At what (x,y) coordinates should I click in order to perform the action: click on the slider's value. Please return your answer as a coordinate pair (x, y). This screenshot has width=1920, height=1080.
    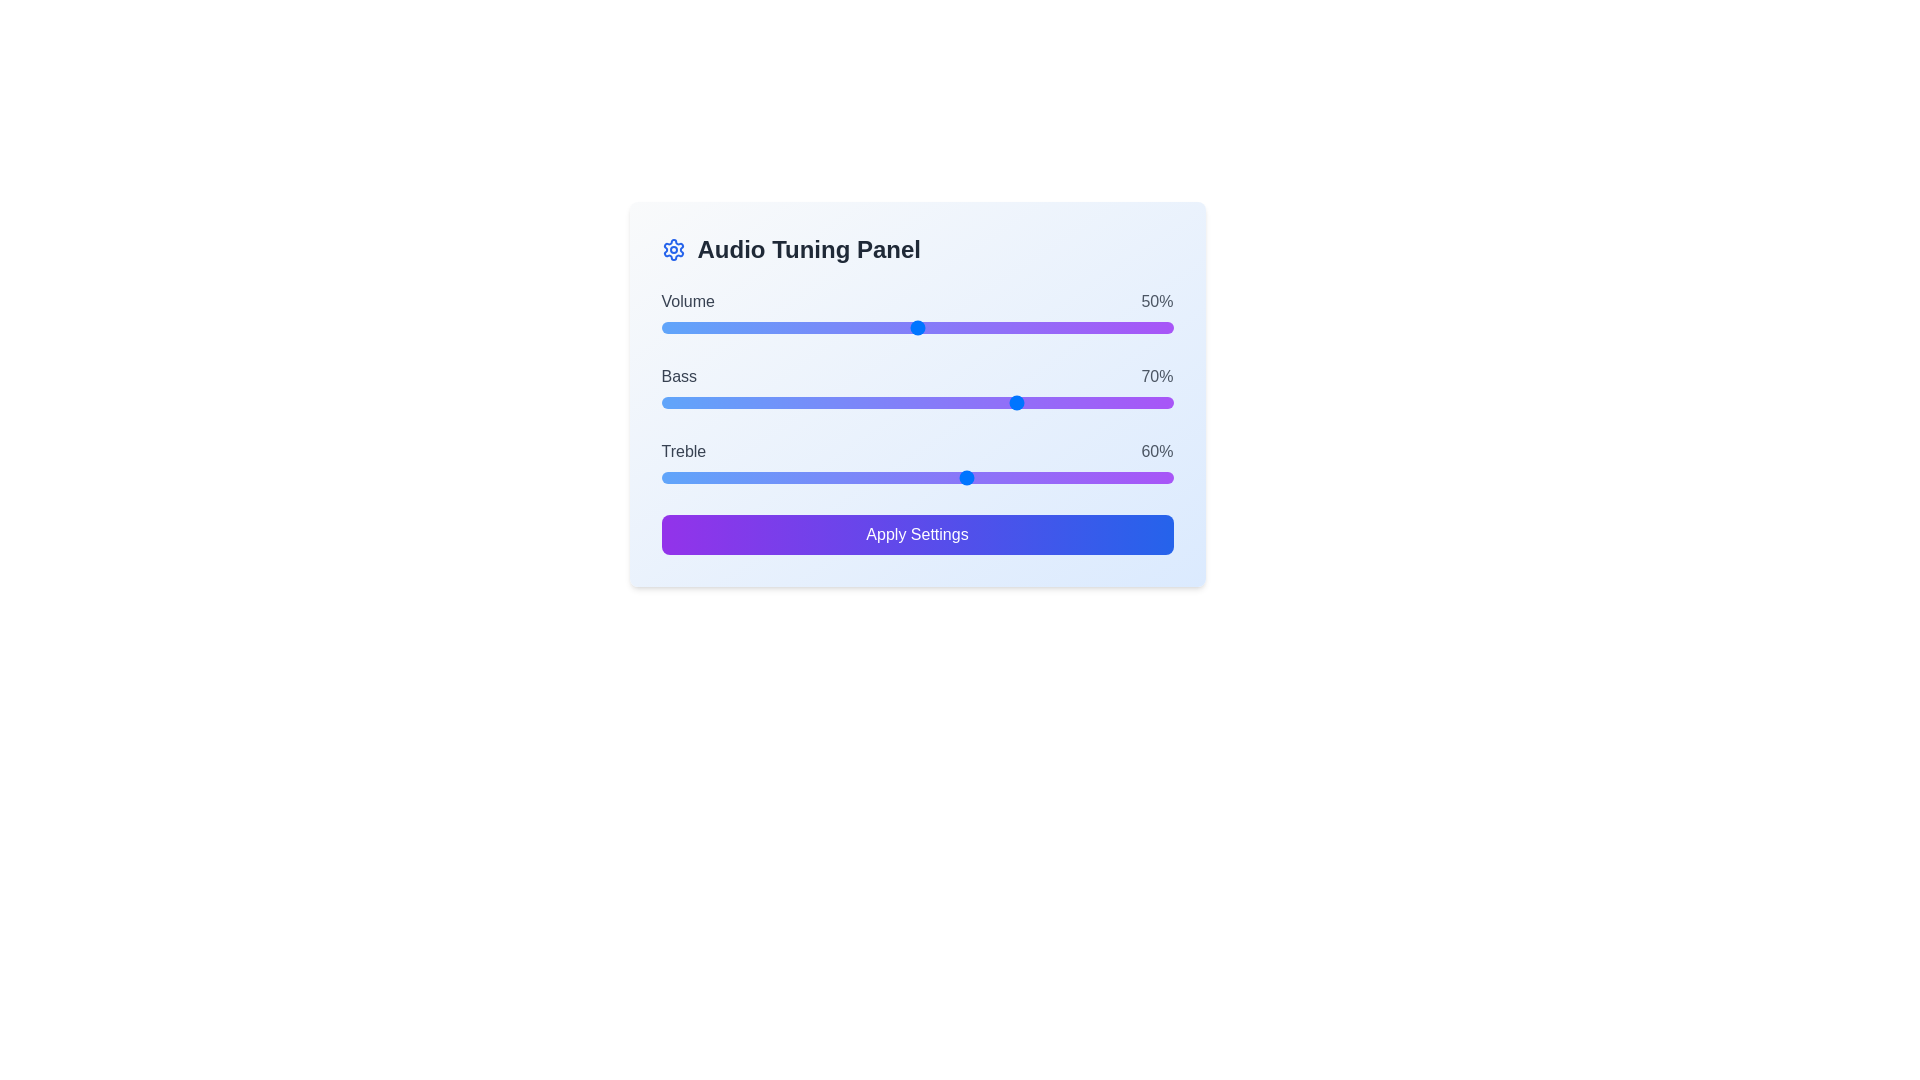
    Looking at the image, I should click on (856, 478).